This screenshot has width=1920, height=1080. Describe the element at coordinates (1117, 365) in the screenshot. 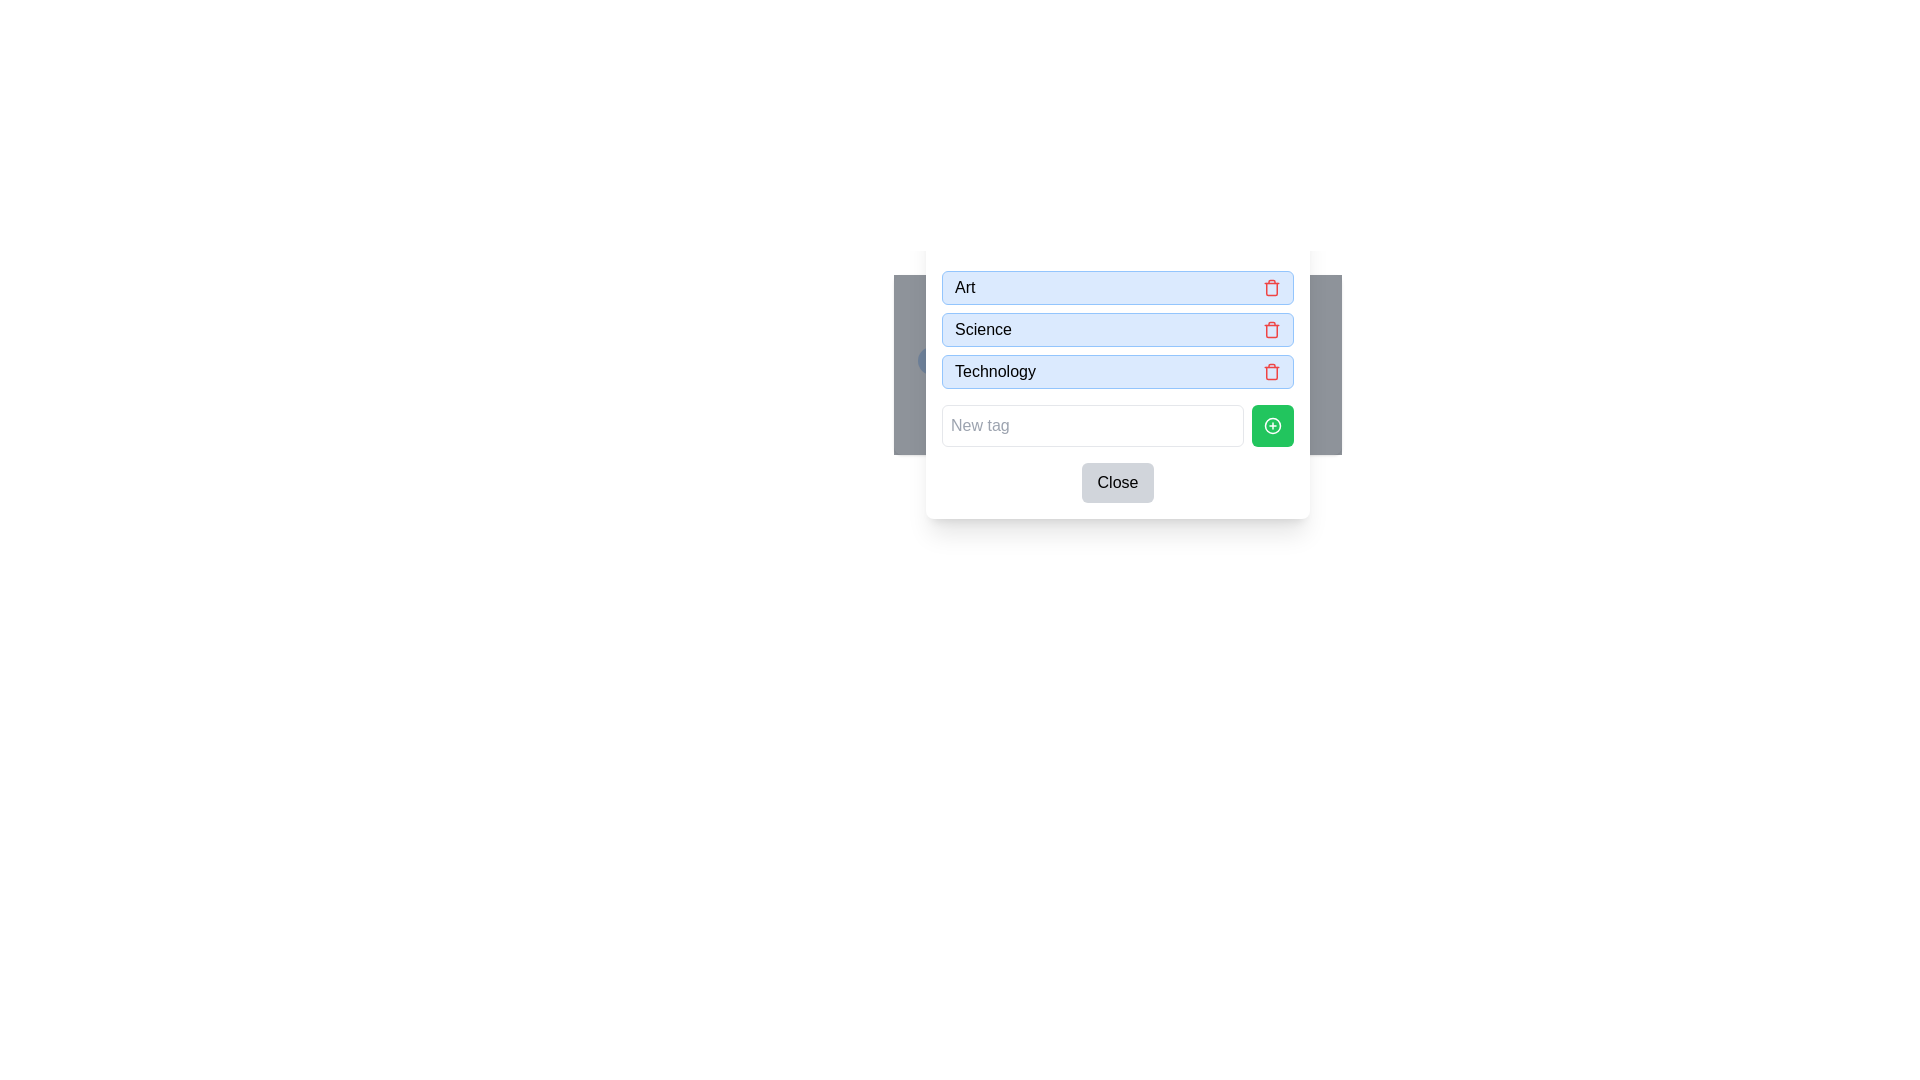

I see `the 'Technology' button in the 'Edit Tags' dialog box` at that location.